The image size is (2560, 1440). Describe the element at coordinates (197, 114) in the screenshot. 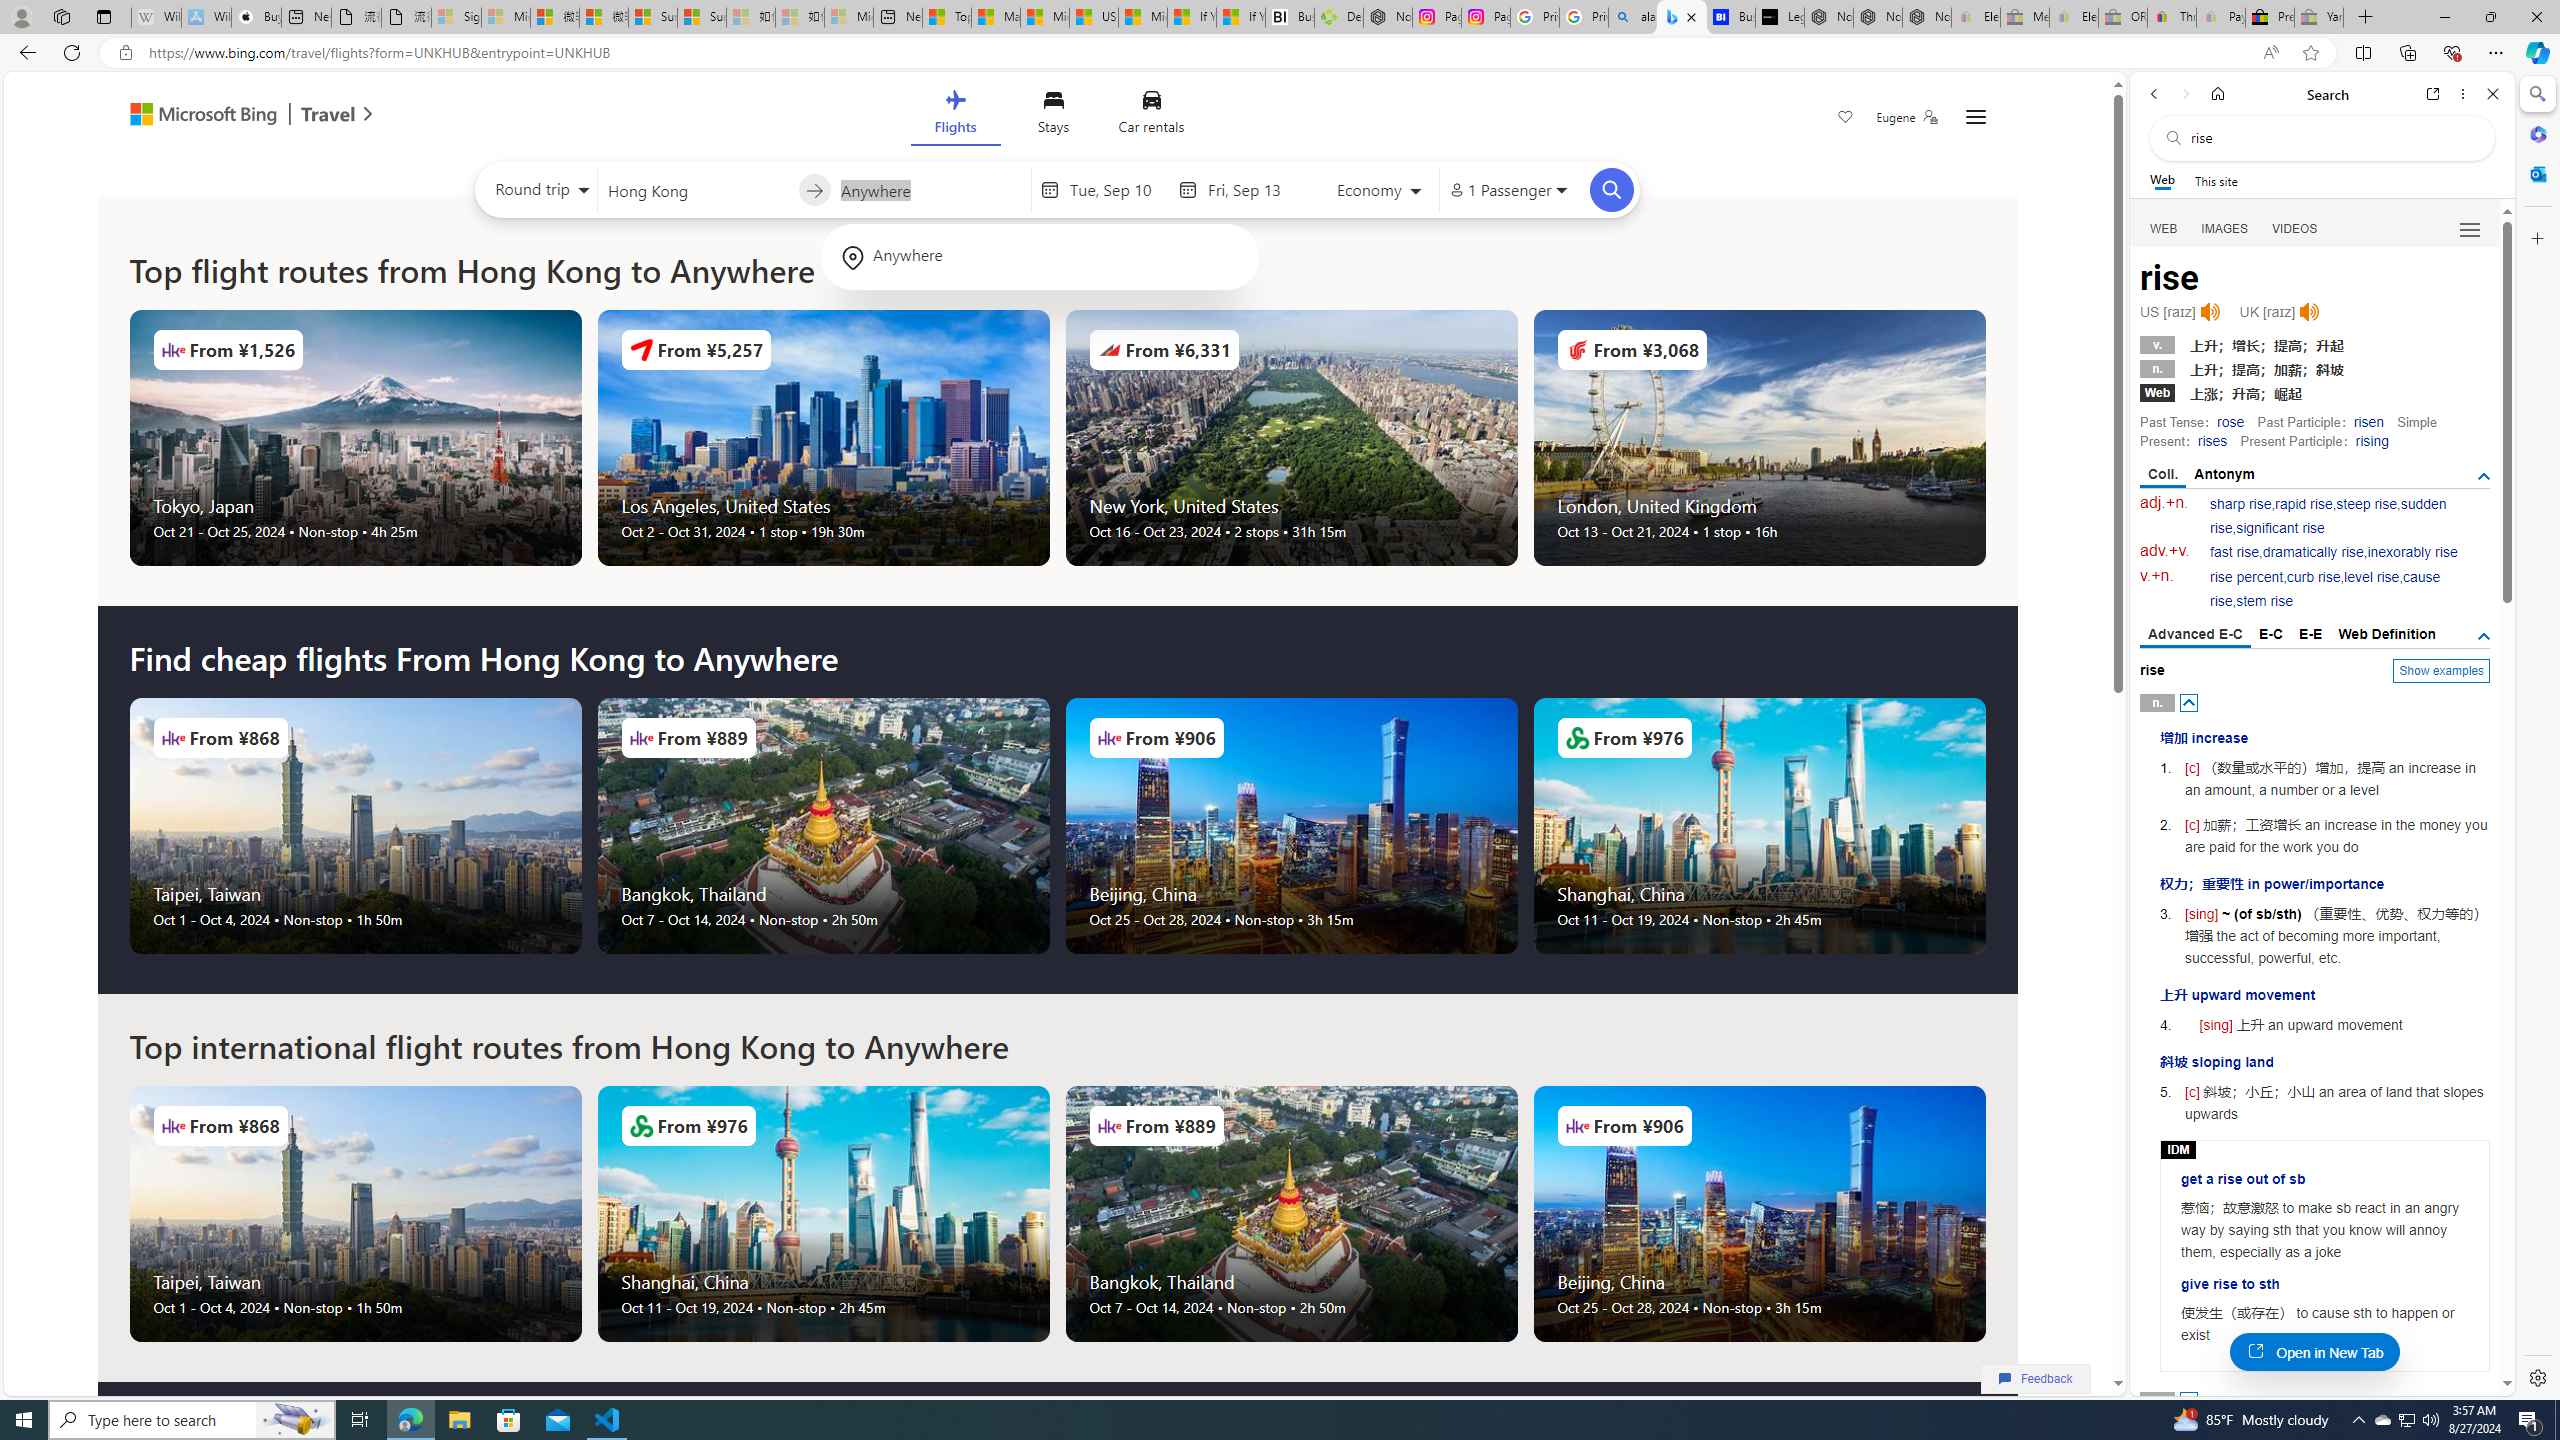

I see `'Class: msft-bing-logo msft-bing-logo-desktop'` at that location.